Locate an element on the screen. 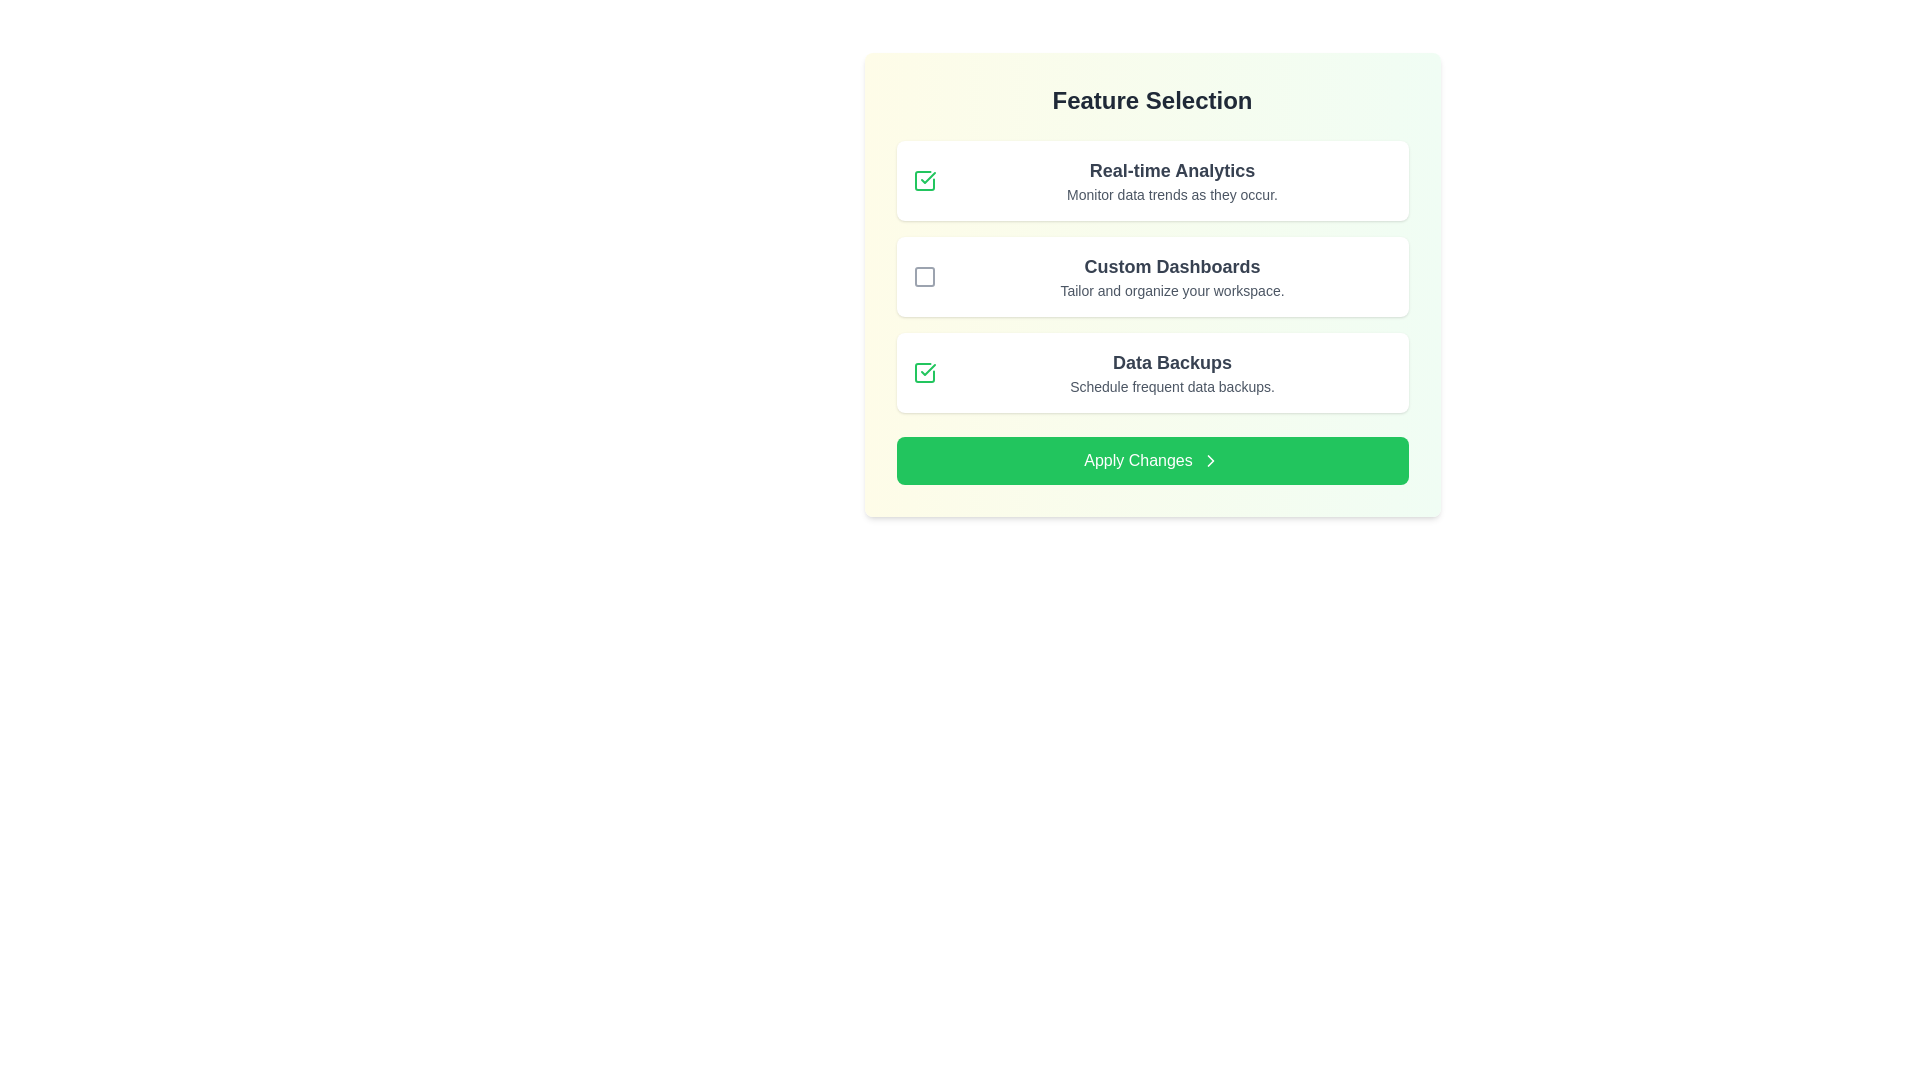  the selectable card for 'Real-time Analytics' in the feature selection form is located at coordinates (1152, 181).